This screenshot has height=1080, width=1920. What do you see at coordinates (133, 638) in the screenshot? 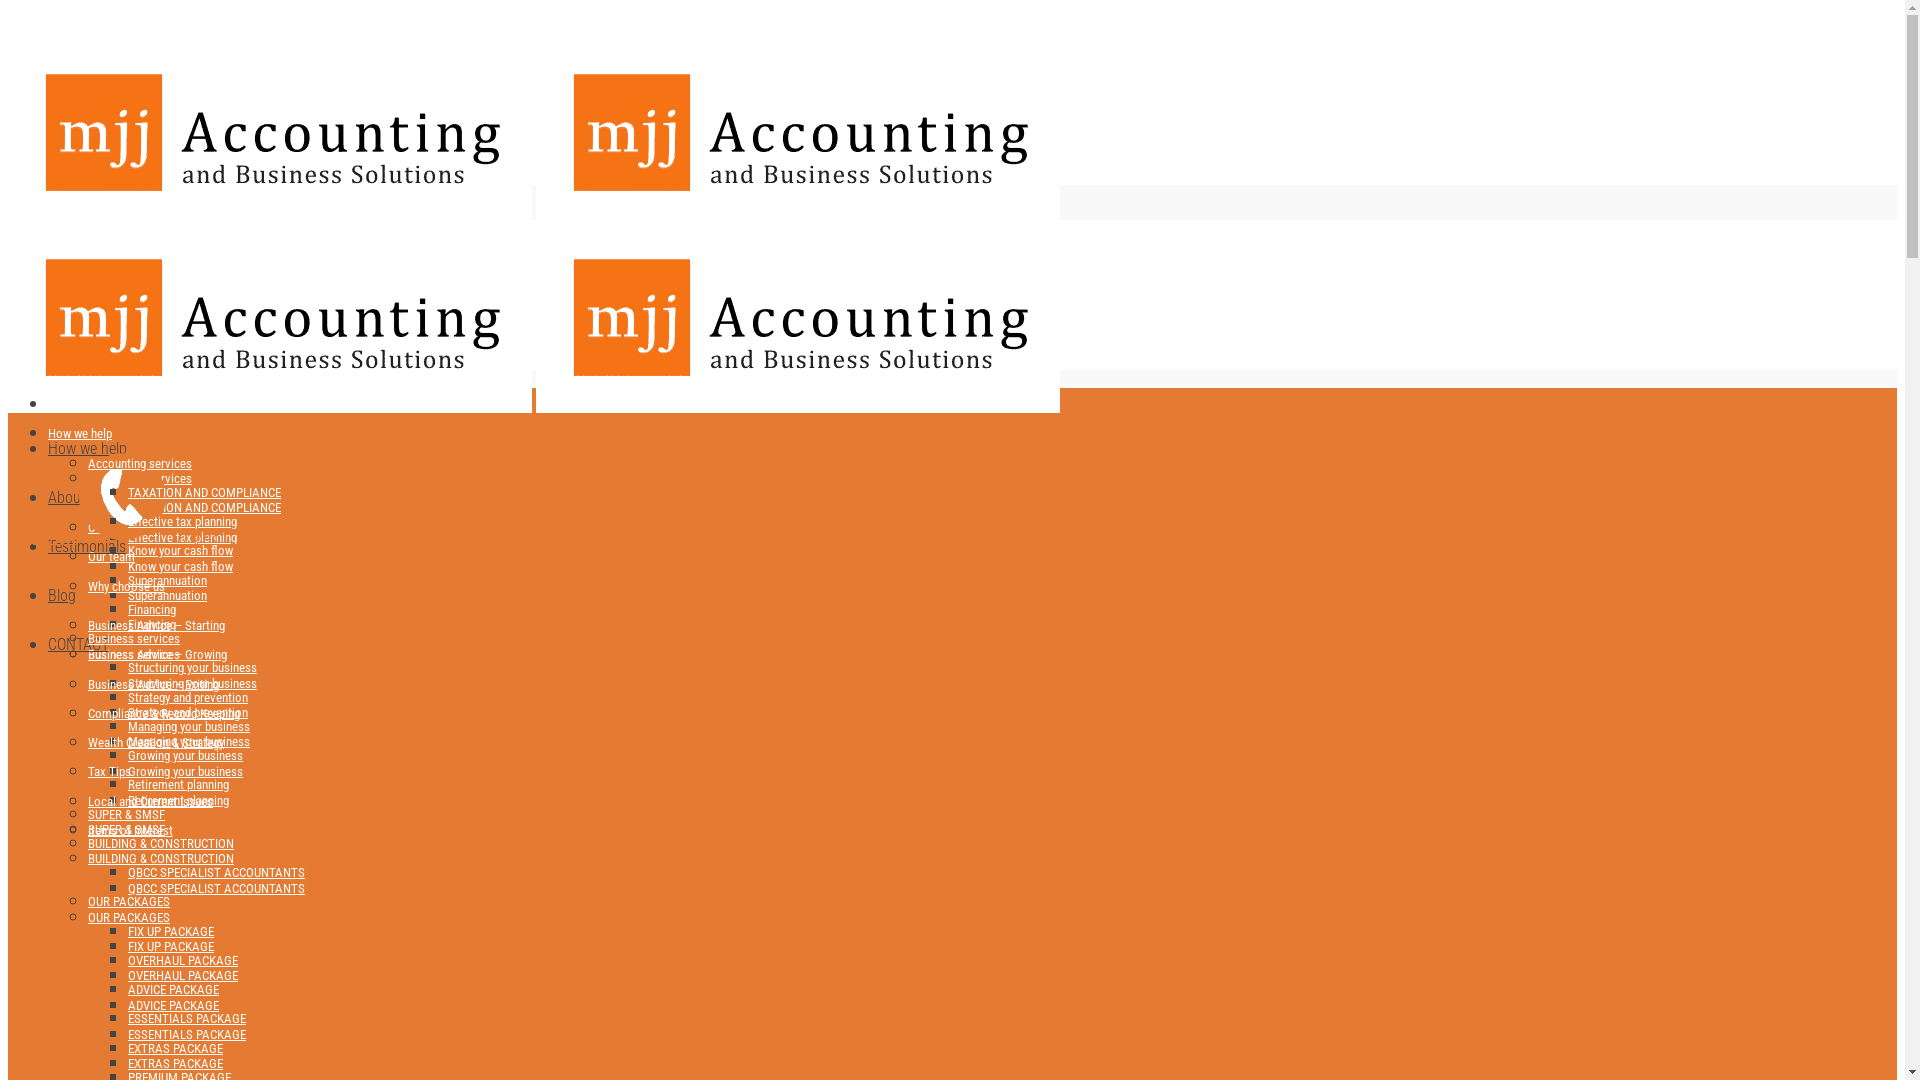
I see `'Business services'` at bounding box center [133, 638].